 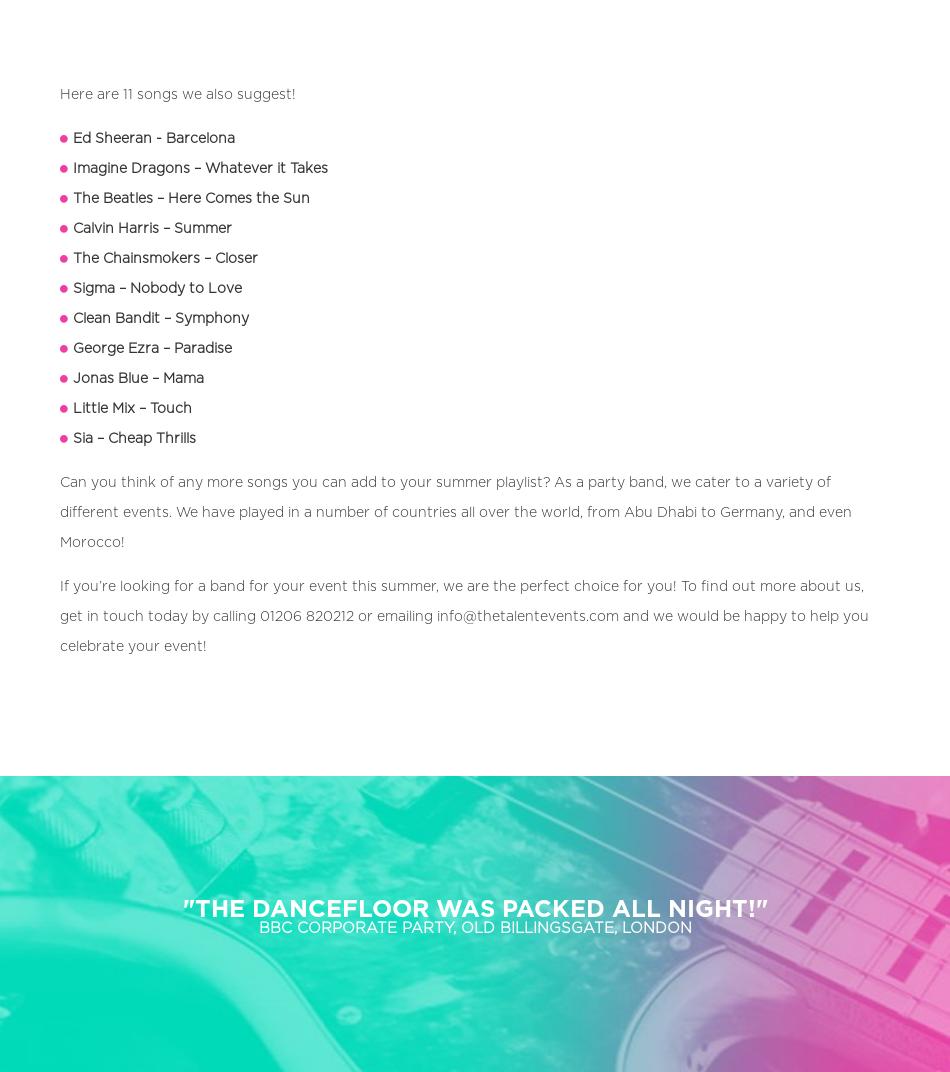 I want to click on 'Little Mix – Touch', so click(x=132, y=407).